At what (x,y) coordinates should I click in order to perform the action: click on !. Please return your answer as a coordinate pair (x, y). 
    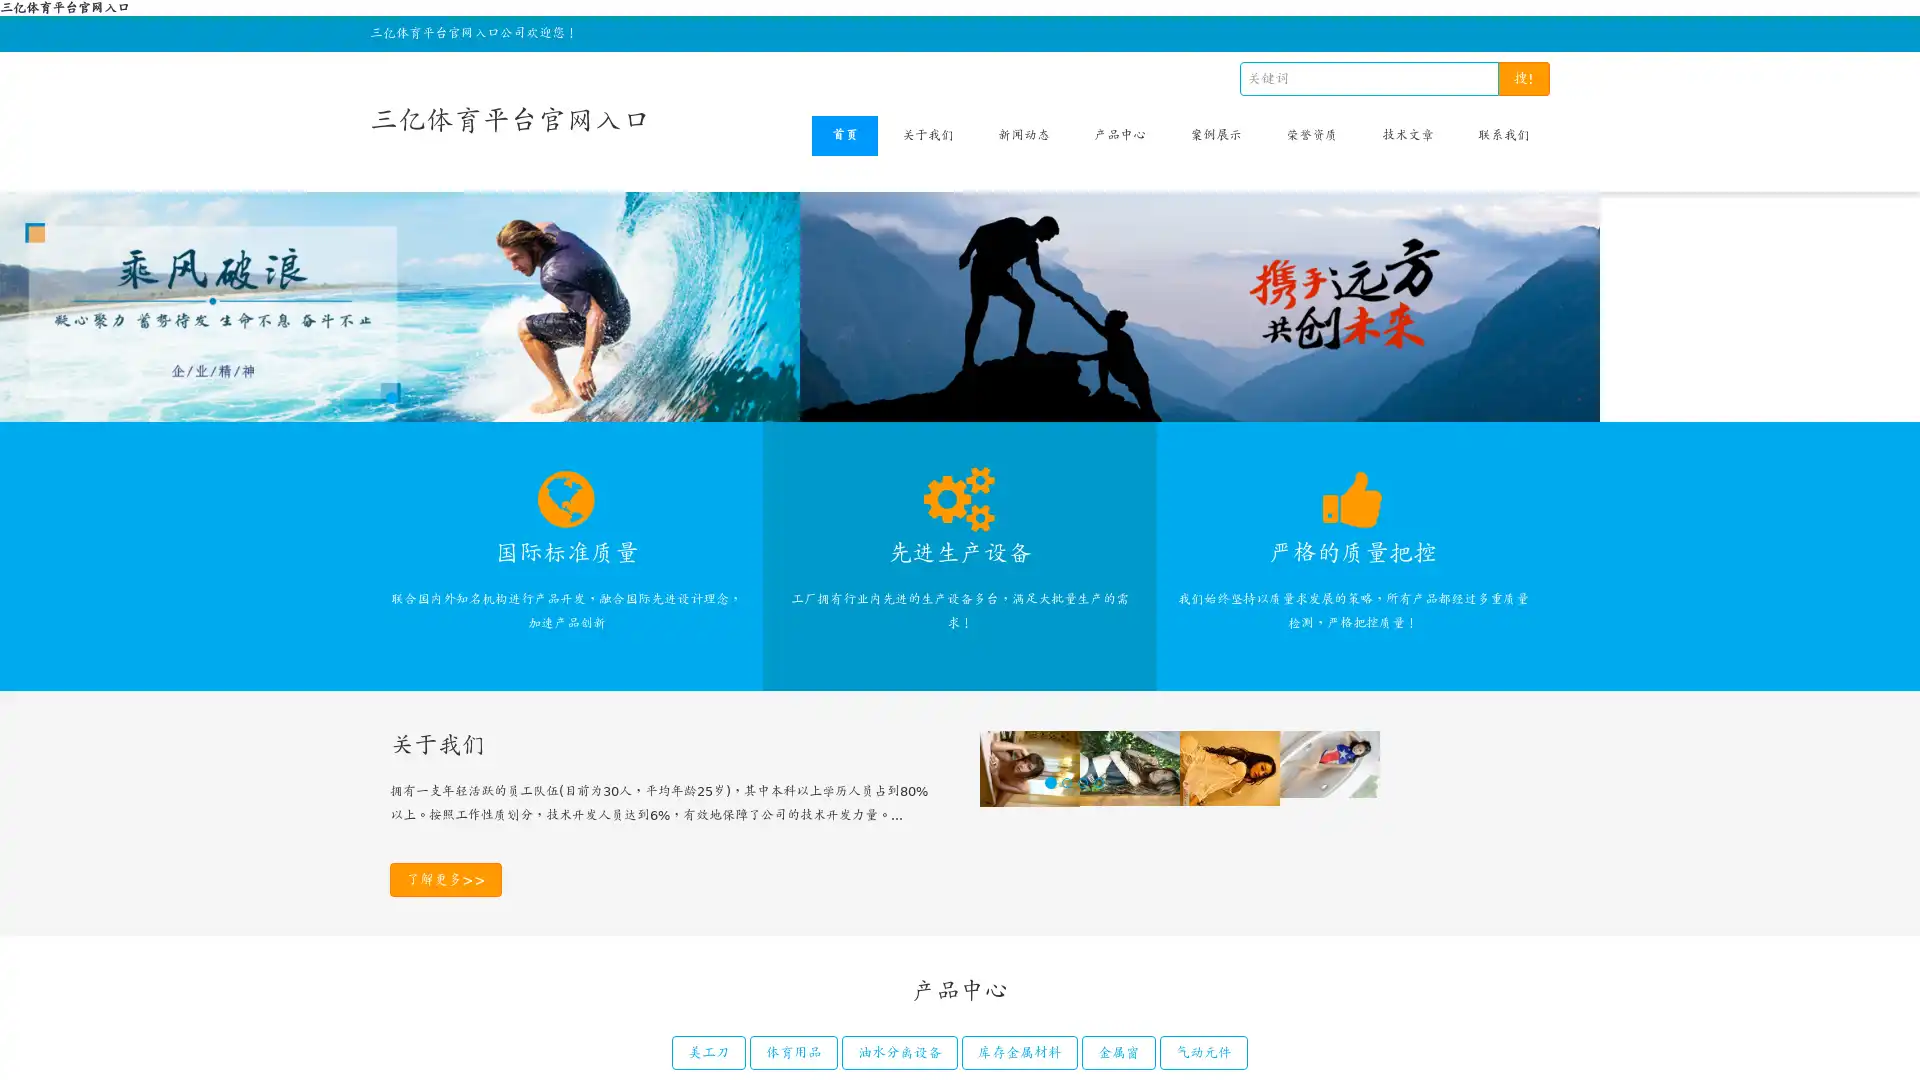
    Looking at the image, I should click on (1523, 77).